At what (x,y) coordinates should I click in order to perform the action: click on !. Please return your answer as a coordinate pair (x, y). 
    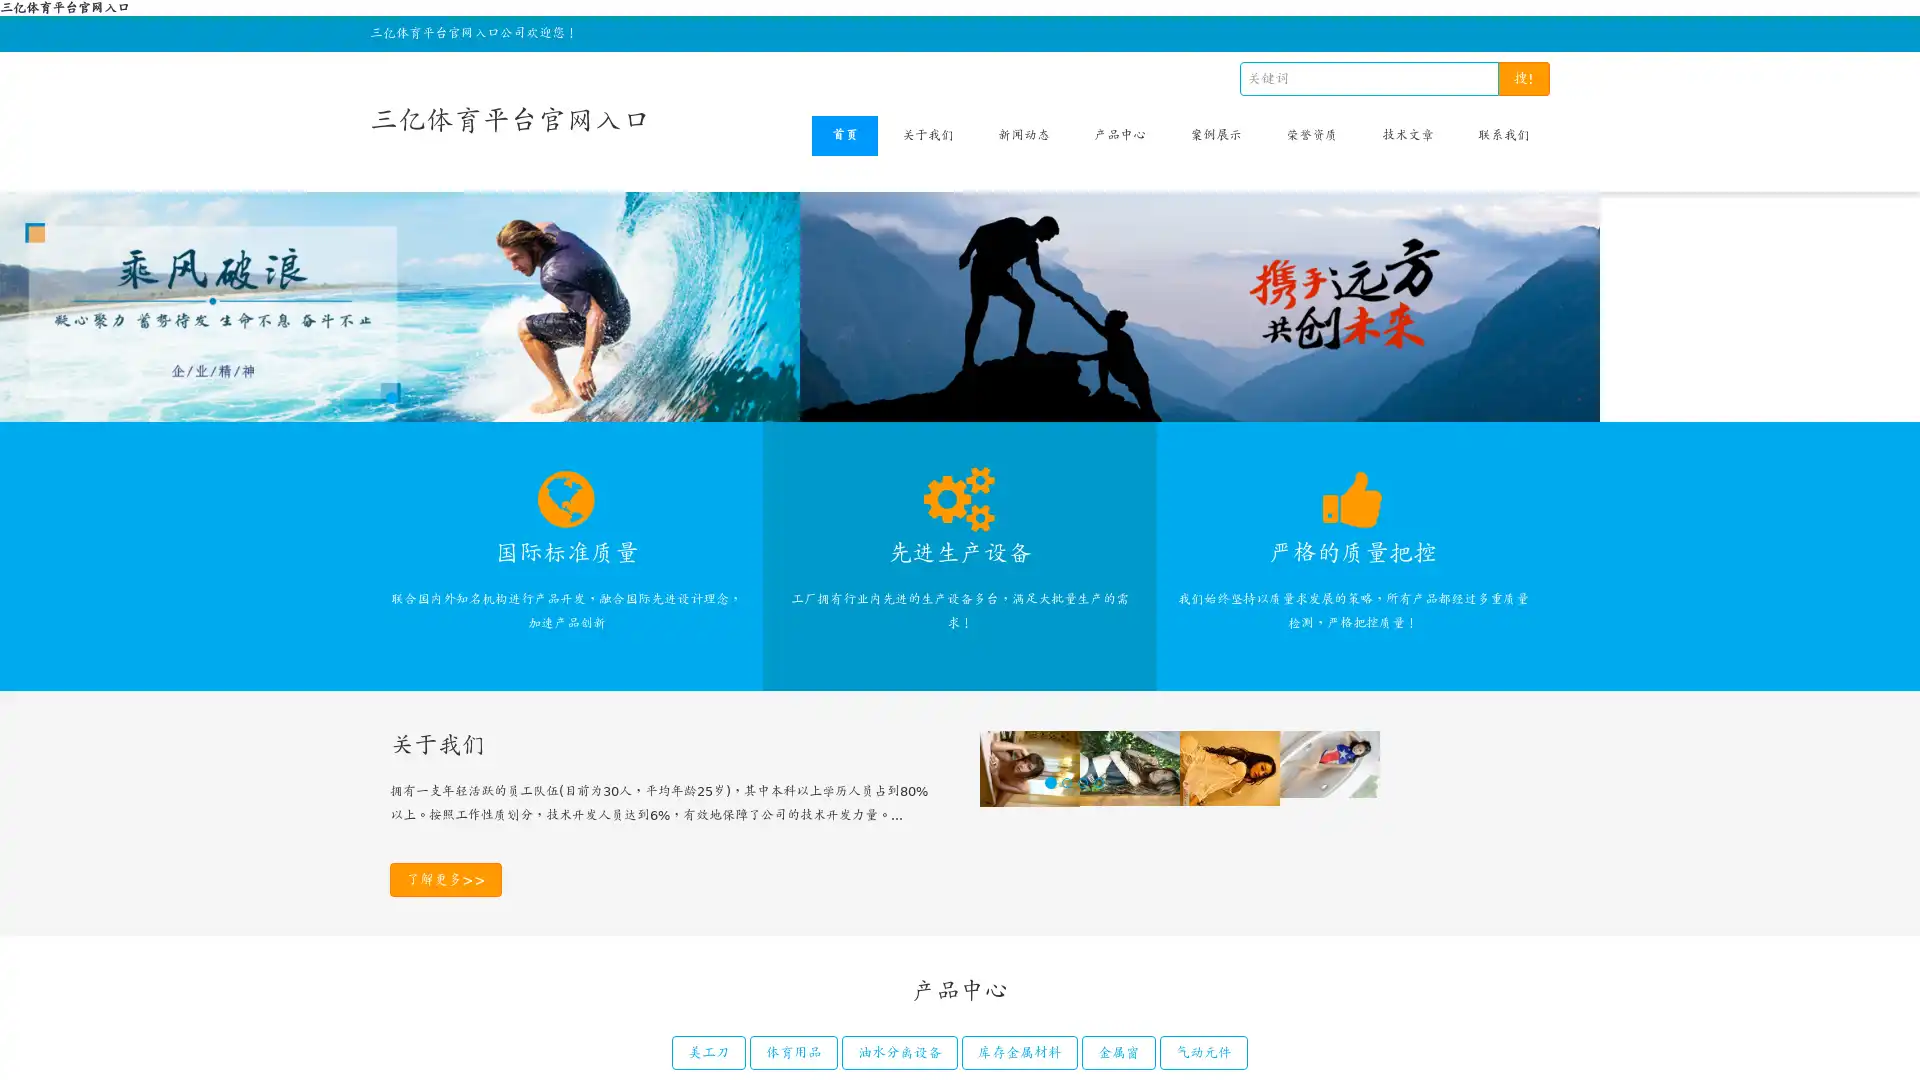
    Looking at the image, I should click on (1523, 77).